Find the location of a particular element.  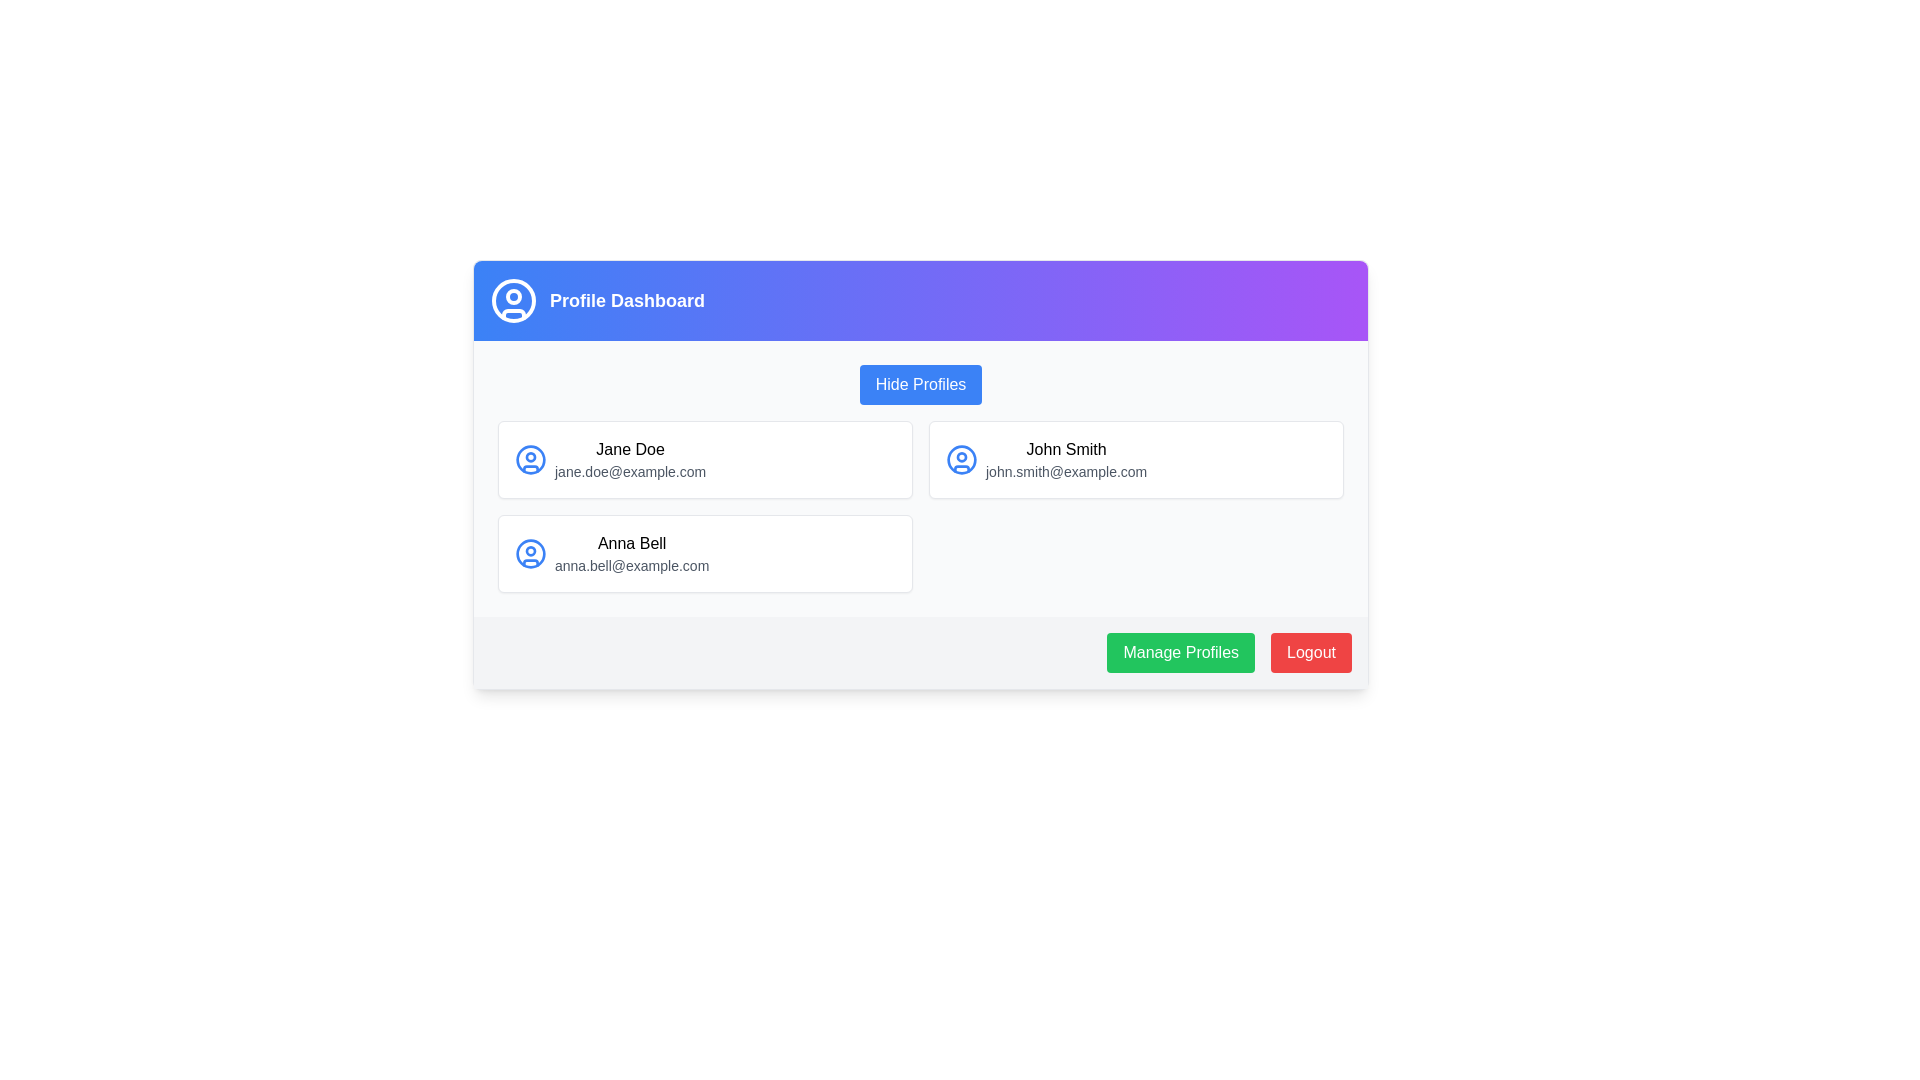

the Text Display Block that shows the user's profile name and email address, located in the first card of the left-aligned card group is located at coordinates (629, 459).